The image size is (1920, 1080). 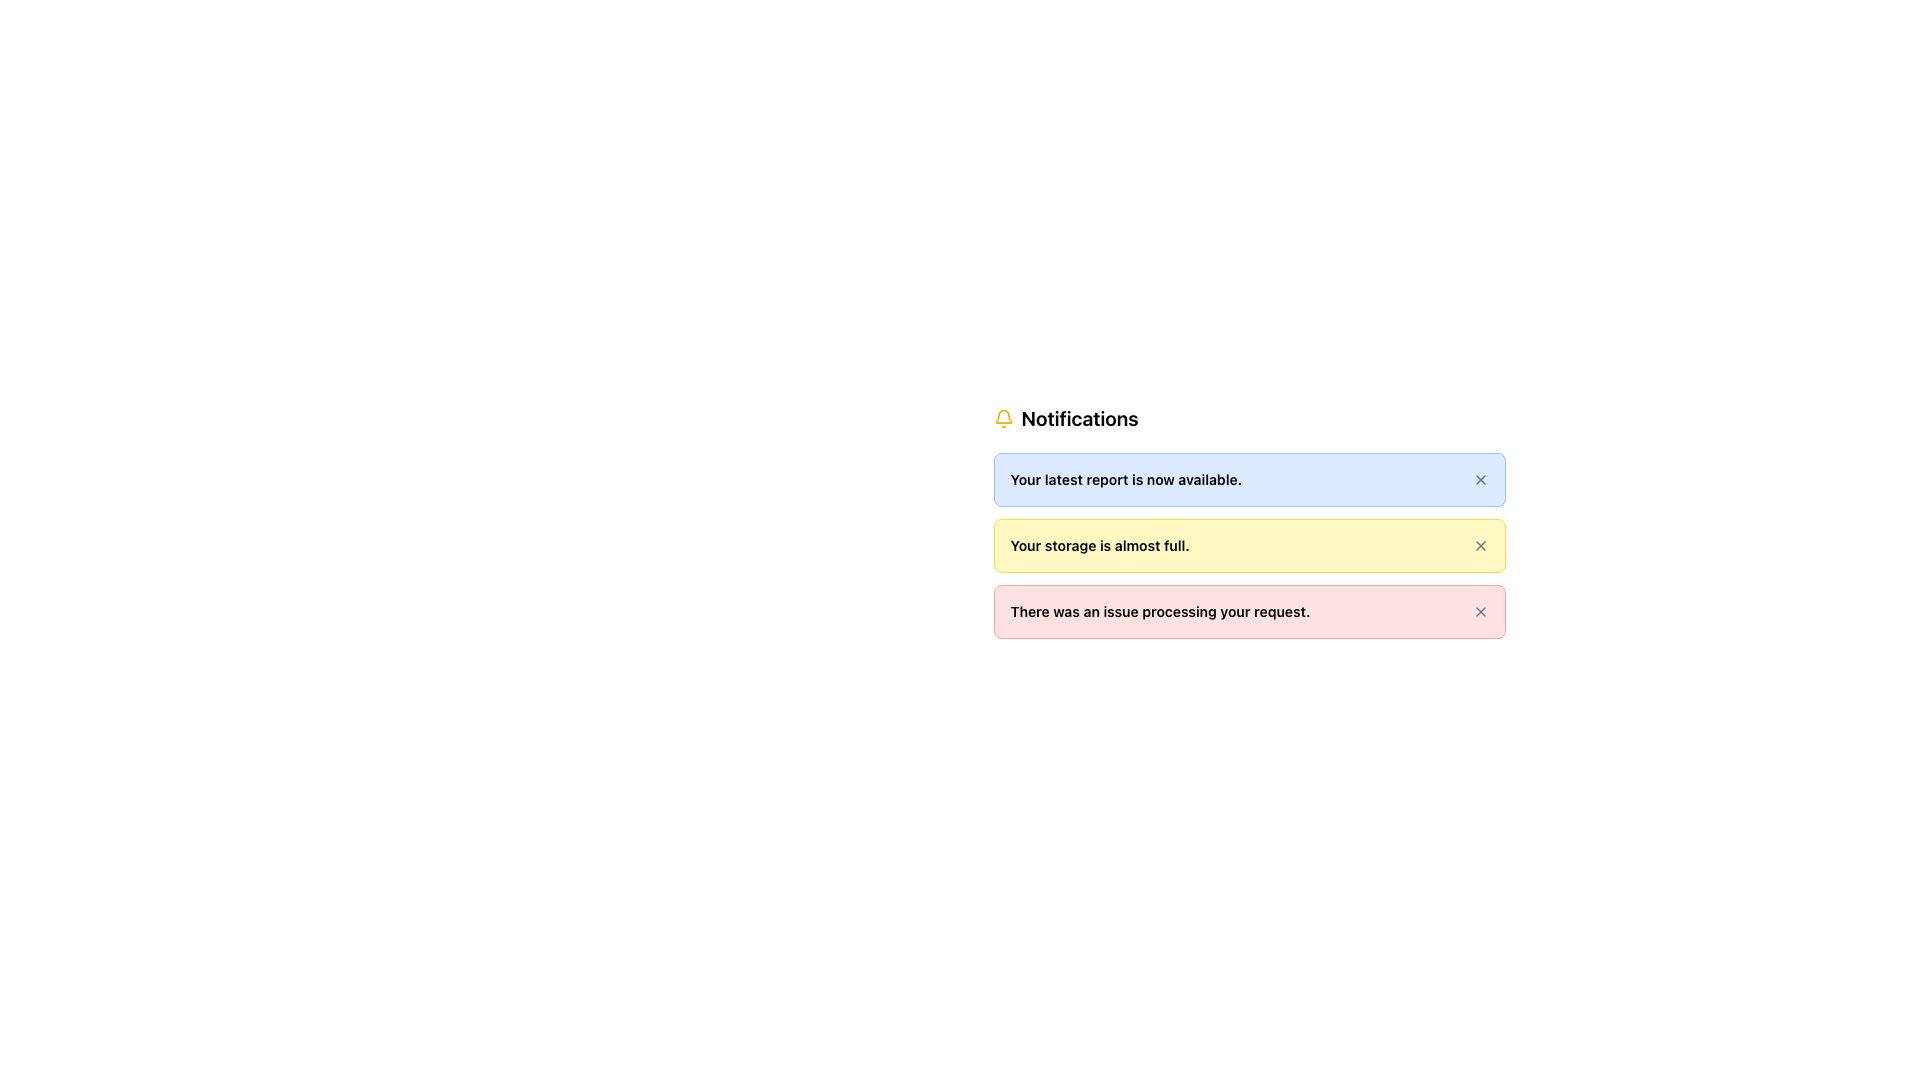 What do you see at coordinates (1480, 546) in the screenshot?
I see `the small cross-shaped gray button` at bounding box center [1480, 546].